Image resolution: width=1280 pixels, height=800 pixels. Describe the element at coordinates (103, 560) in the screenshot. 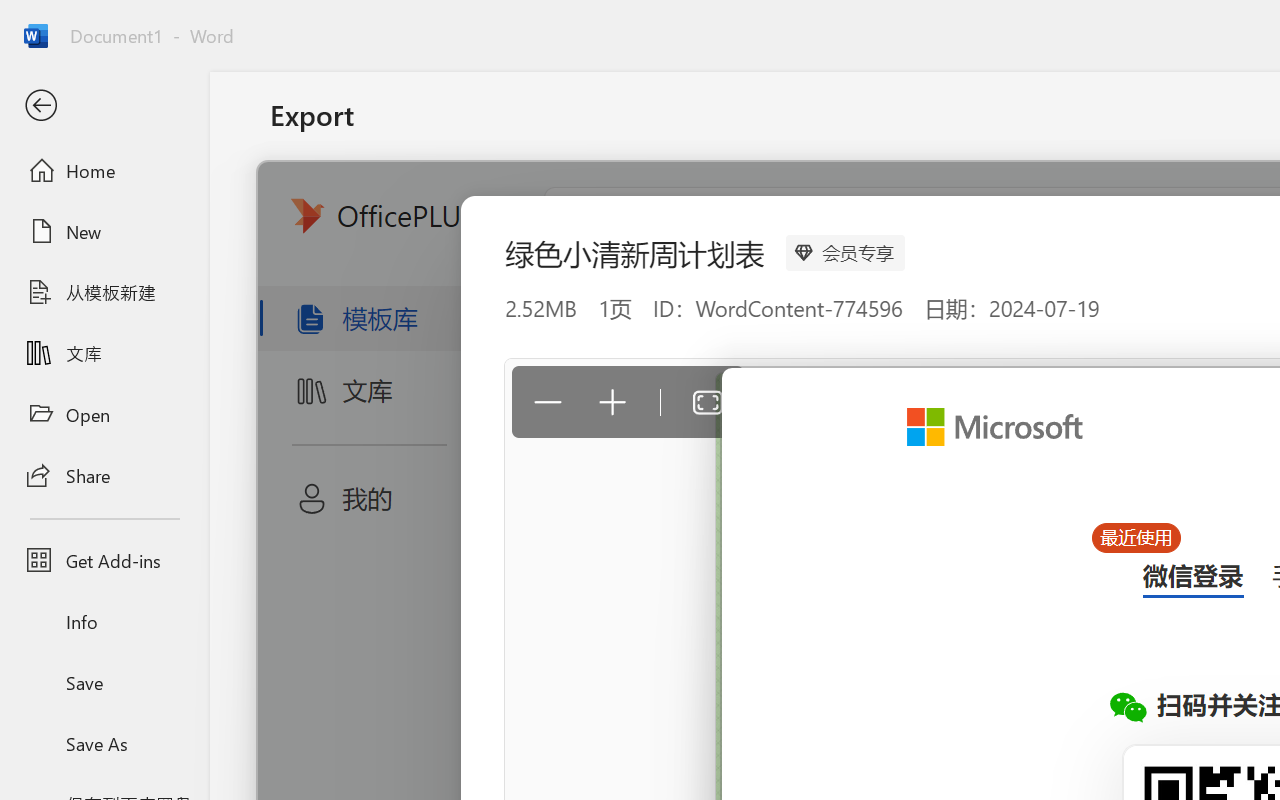

I see `'Get Add-ins'` at that location.